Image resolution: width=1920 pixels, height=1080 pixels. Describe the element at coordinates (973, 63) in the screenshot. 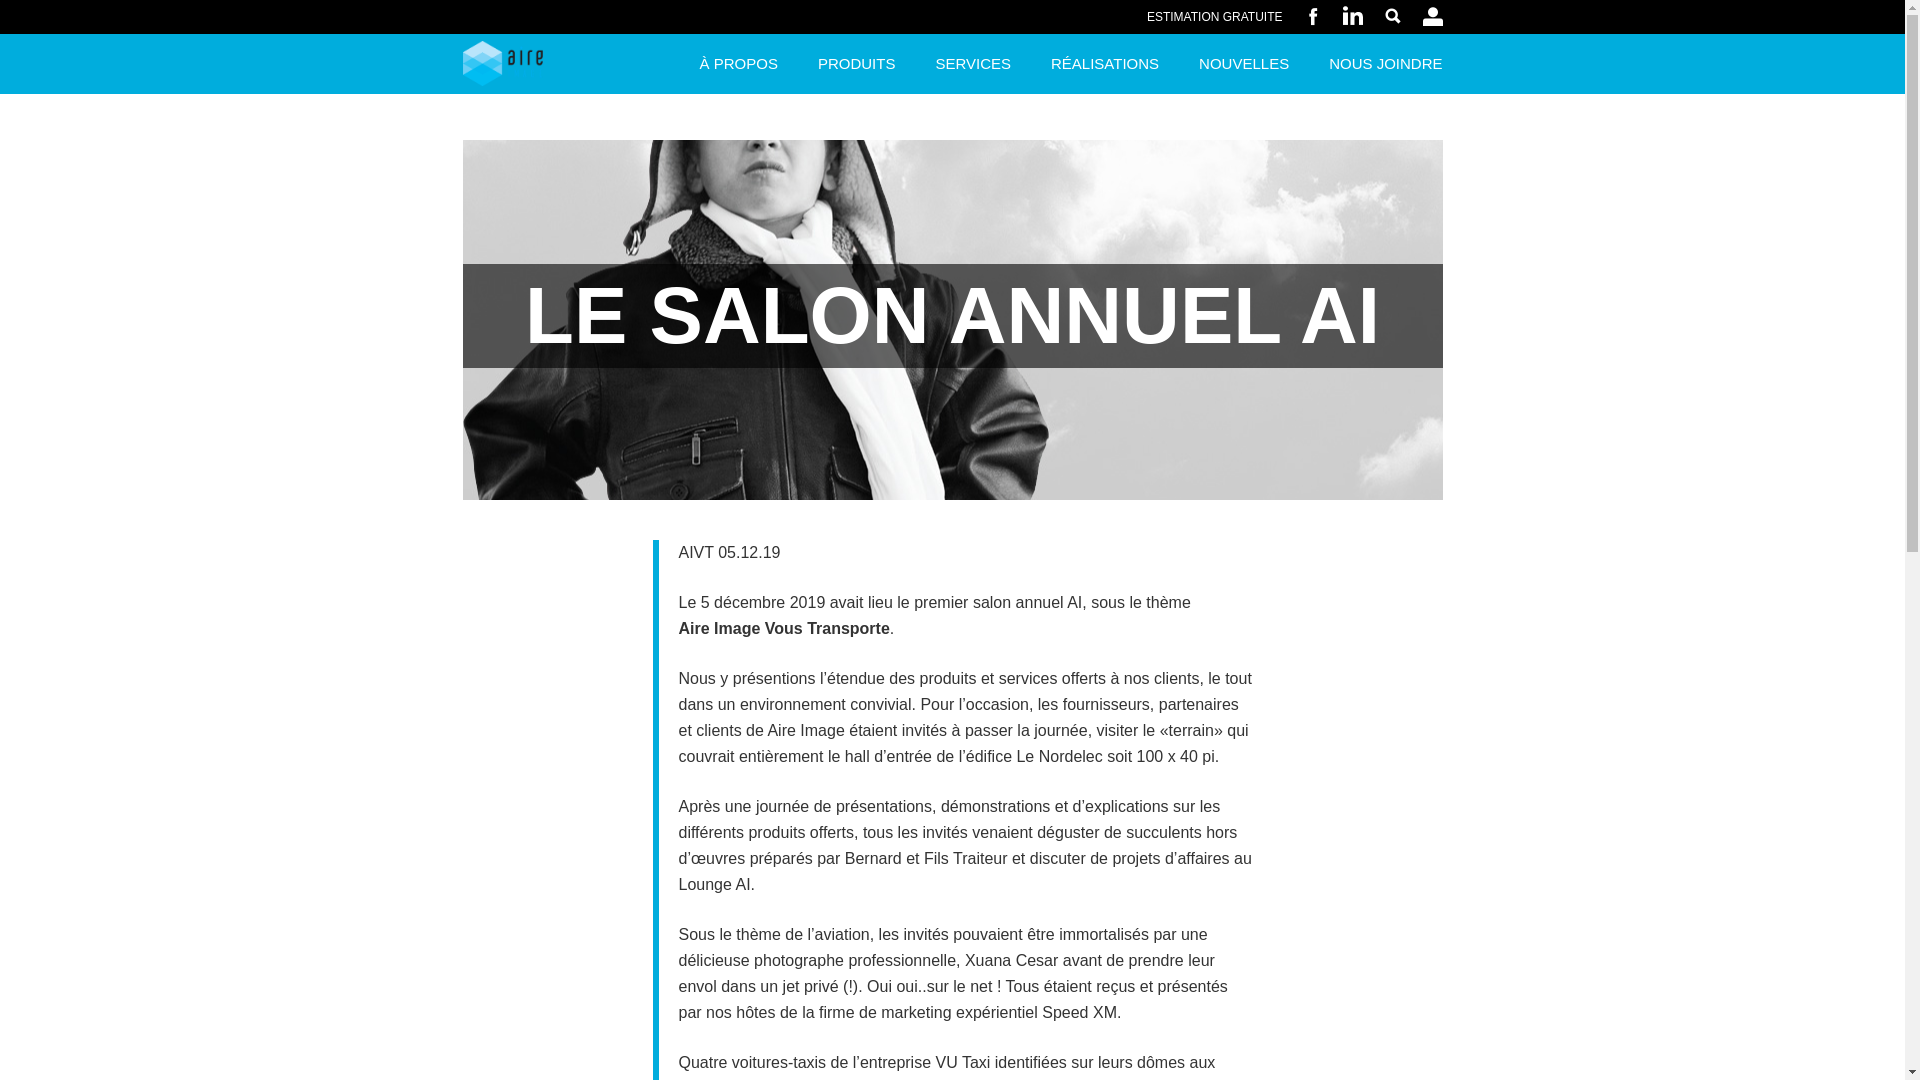

I see `'SERVICES'` at that location.